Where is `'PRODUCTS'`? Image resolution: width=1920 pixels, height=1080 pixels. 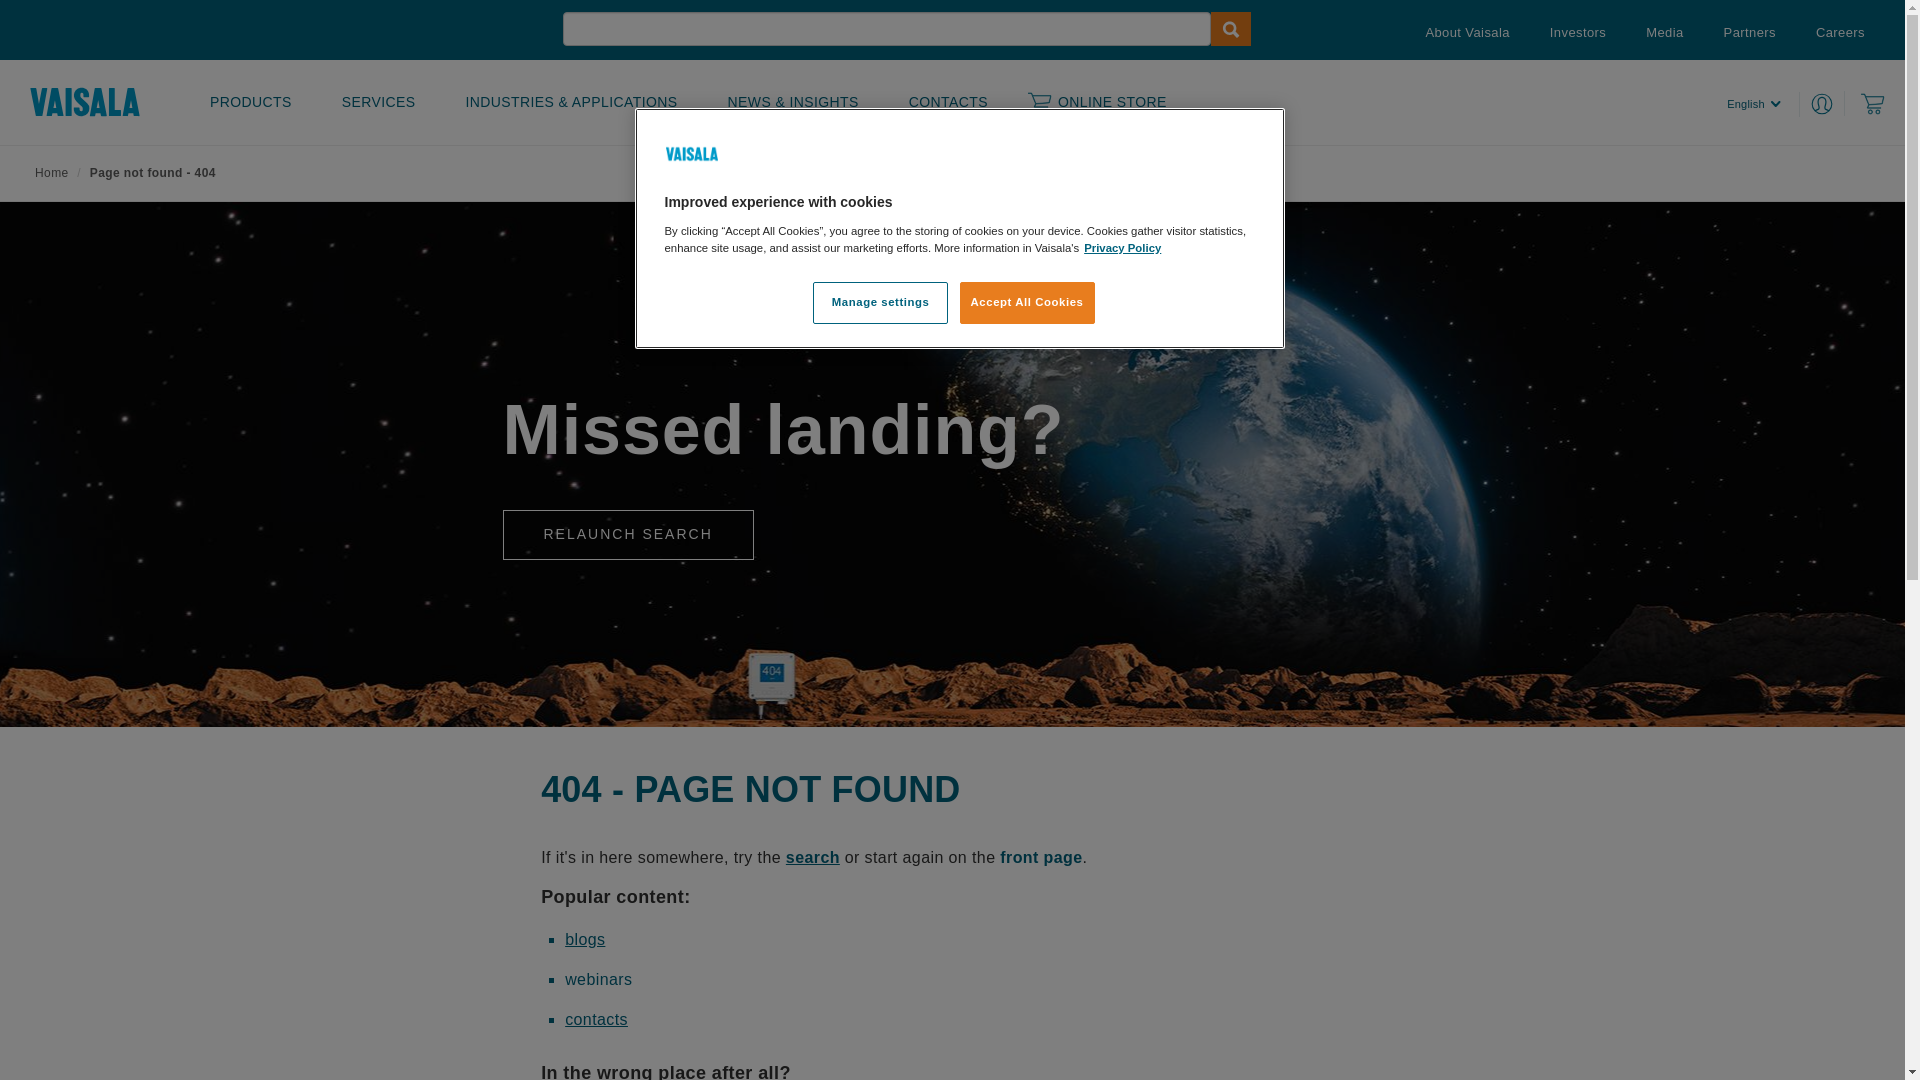
'PRODUCTS' is located at coordinates (249, 102).